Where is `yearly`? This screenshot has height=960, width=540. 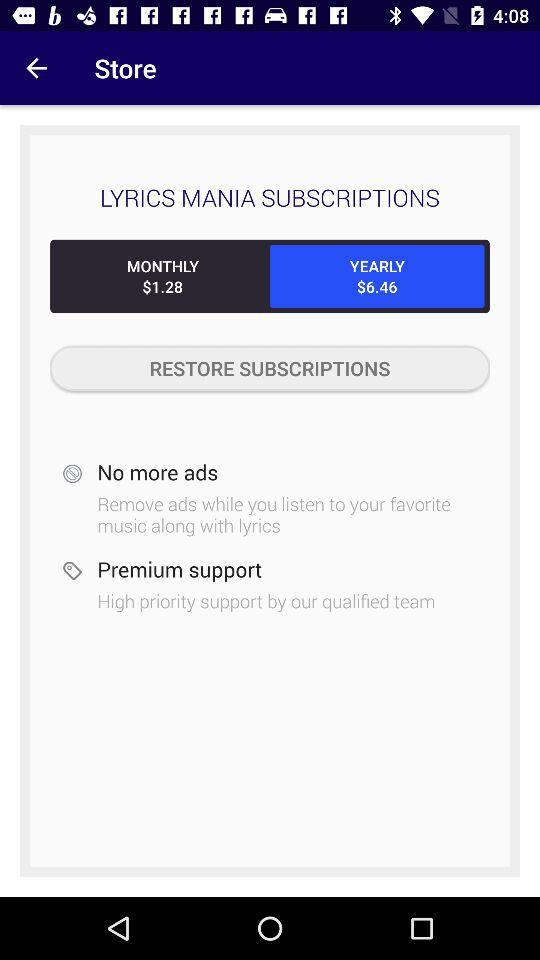 yearly is located at coordinates (377, 275).